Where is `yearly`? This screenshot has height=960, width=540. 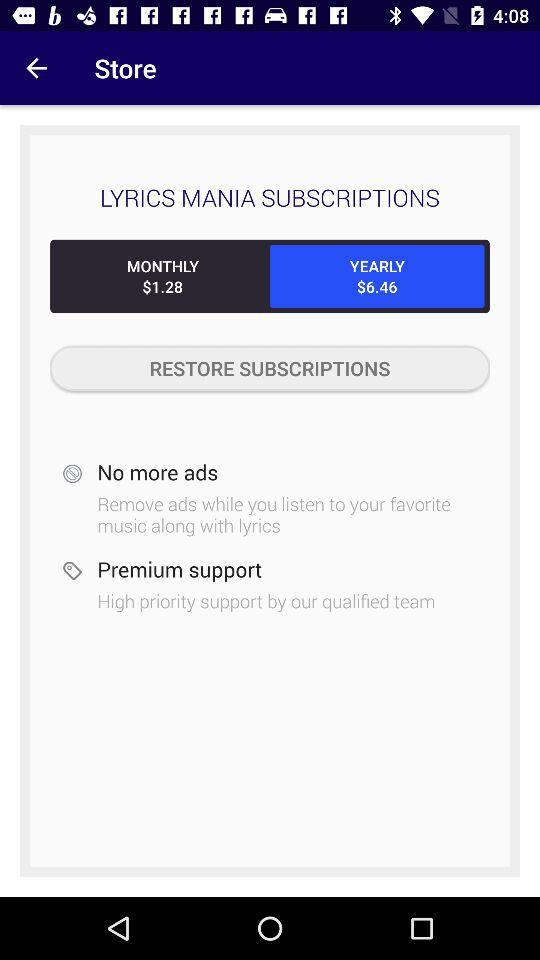 yearly is located at coordinates (377, 275).